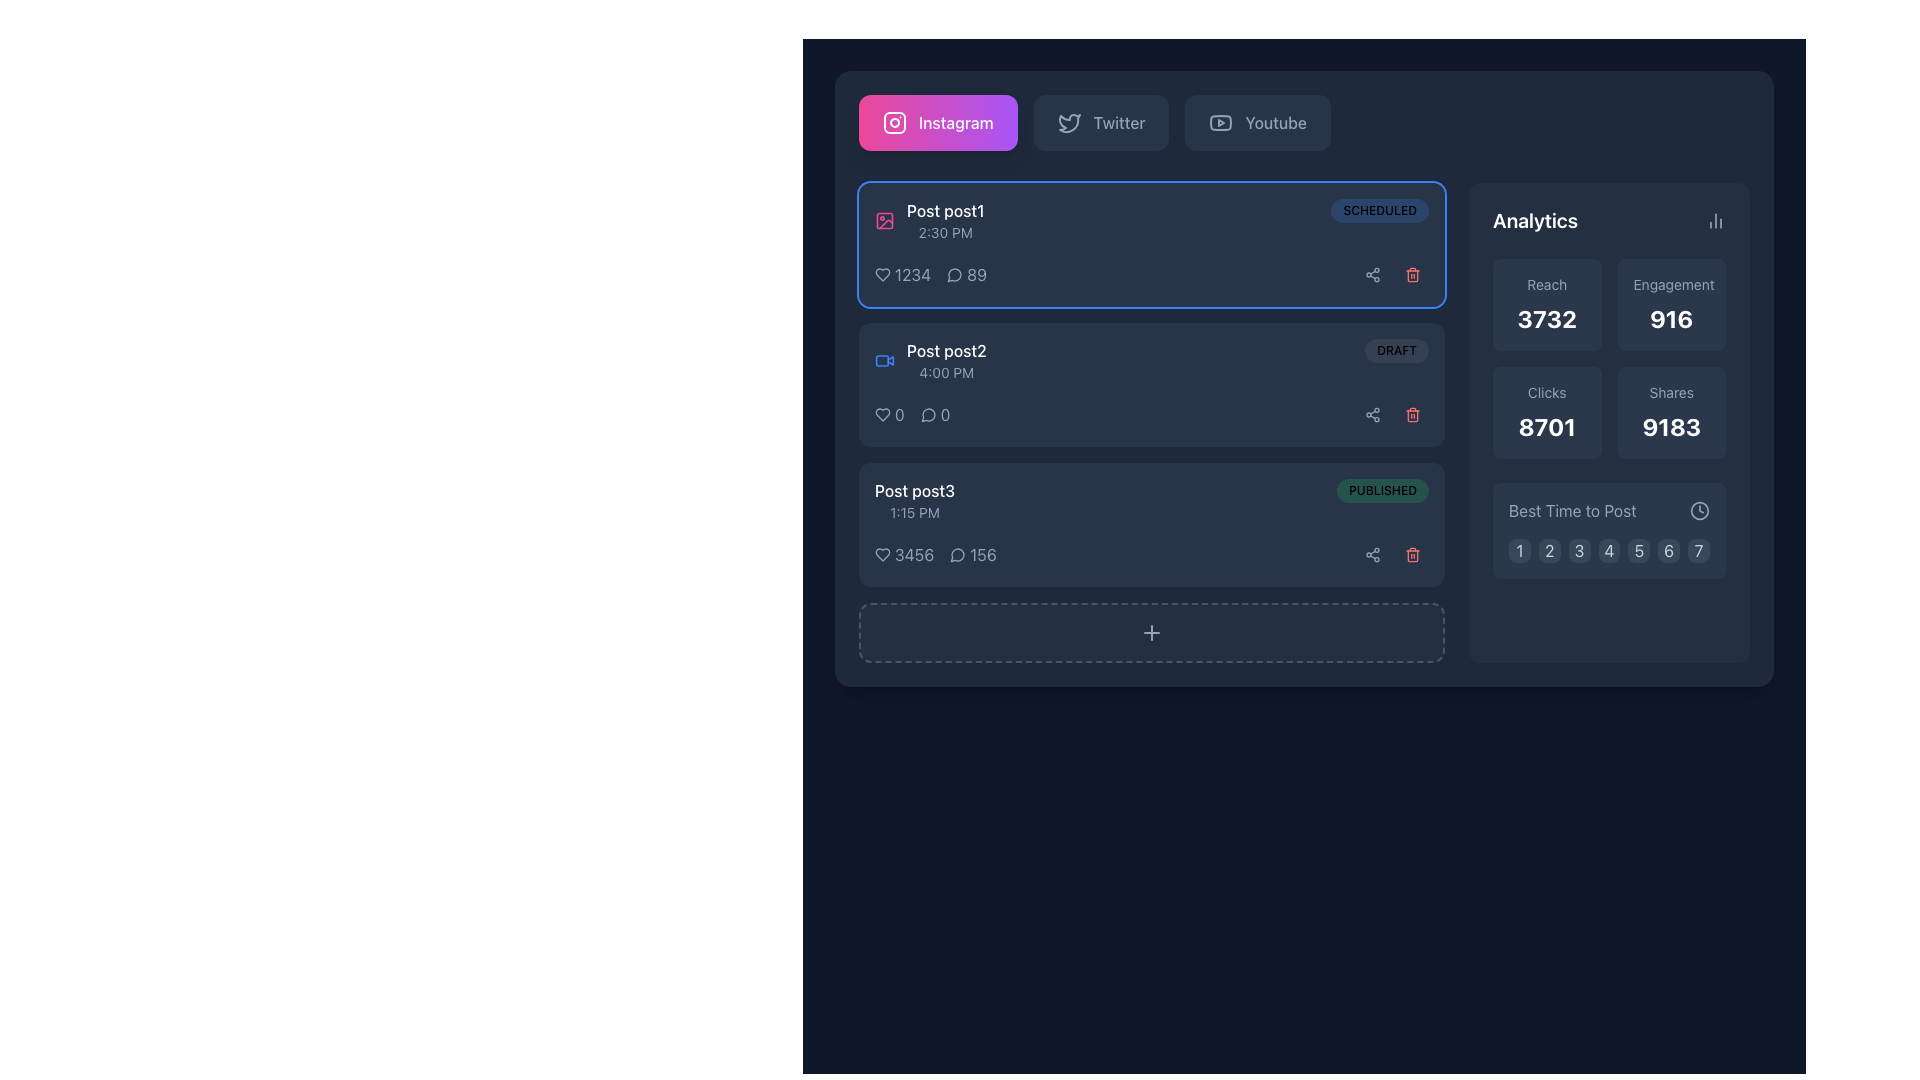  Describe the element at coordinates (1381, 490) in the screenshot. I see `the status indicator label located in the third row of the list of posts, positioned to the far-right beside the timestamp and other post details` at that location.